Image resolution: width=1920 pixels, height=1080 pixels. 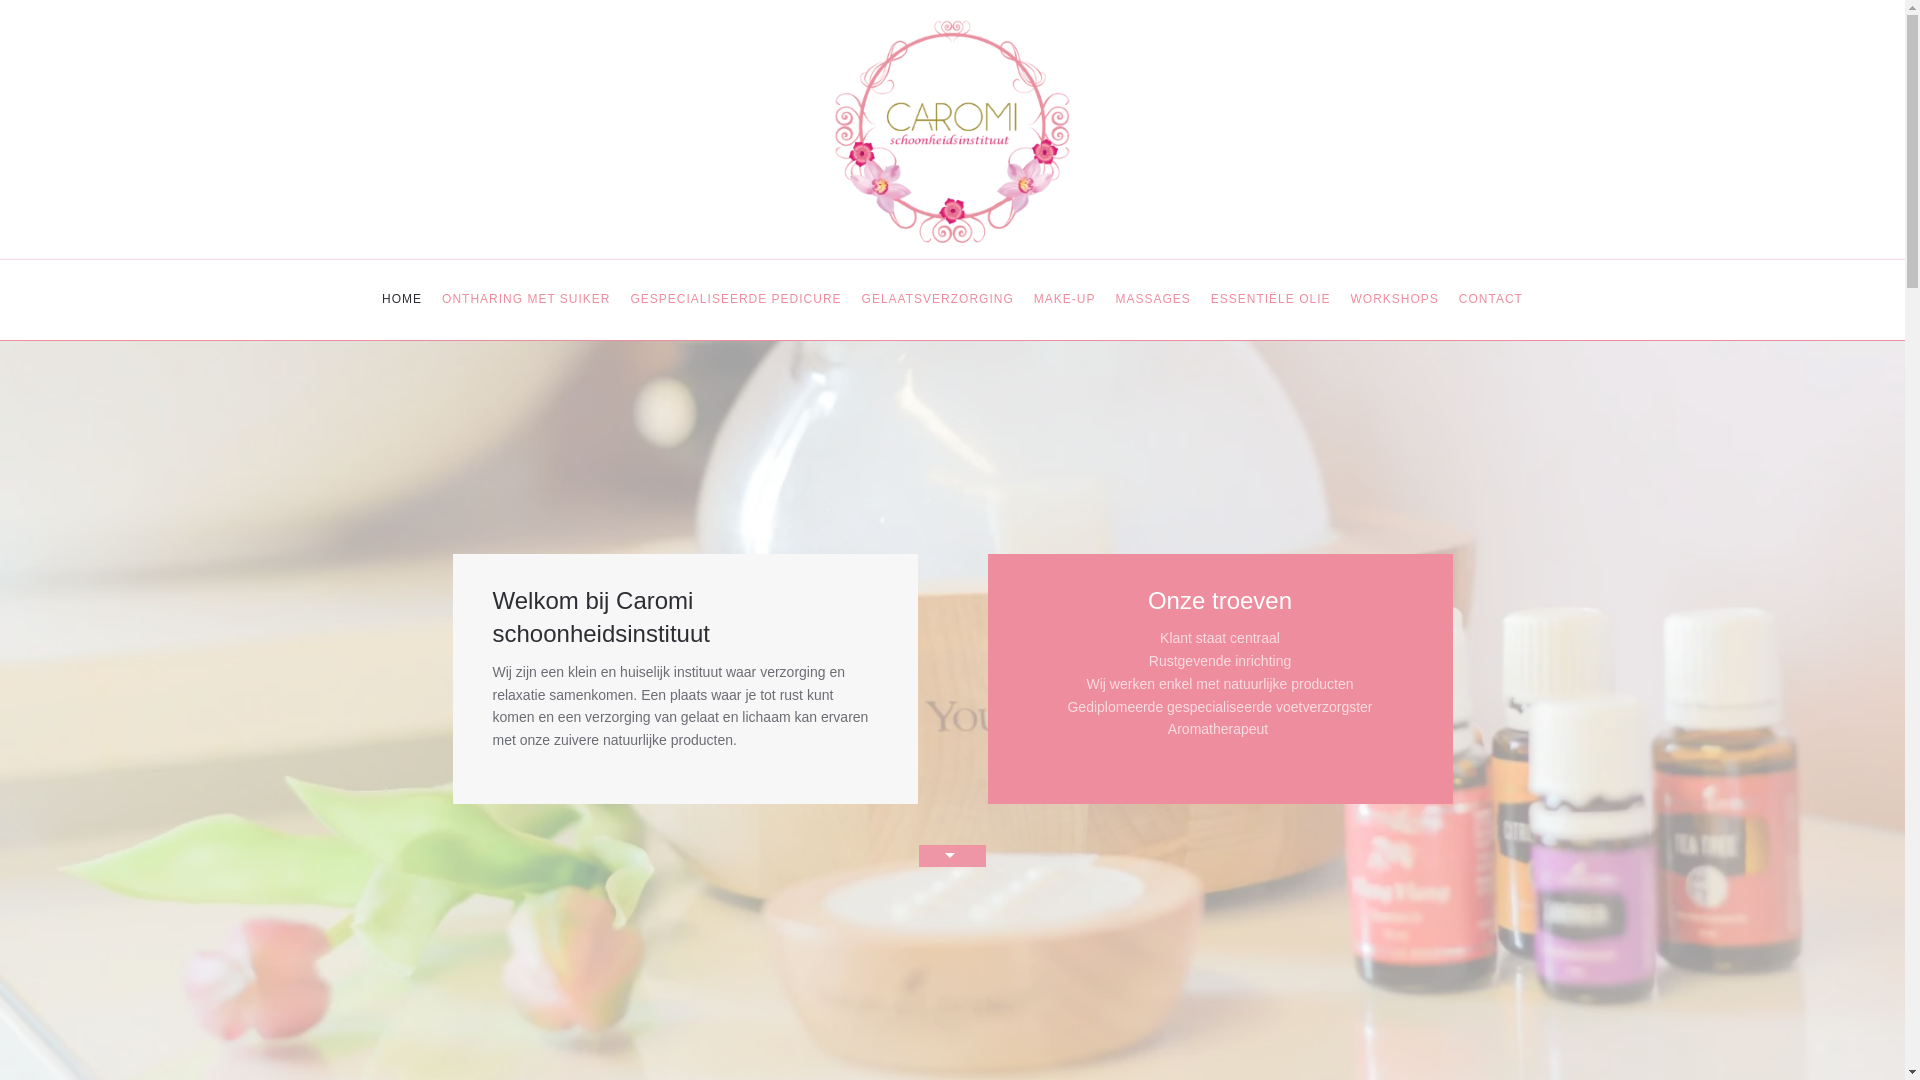 I want to click on 'MAKE-UP', so click(x=1064, y=300).